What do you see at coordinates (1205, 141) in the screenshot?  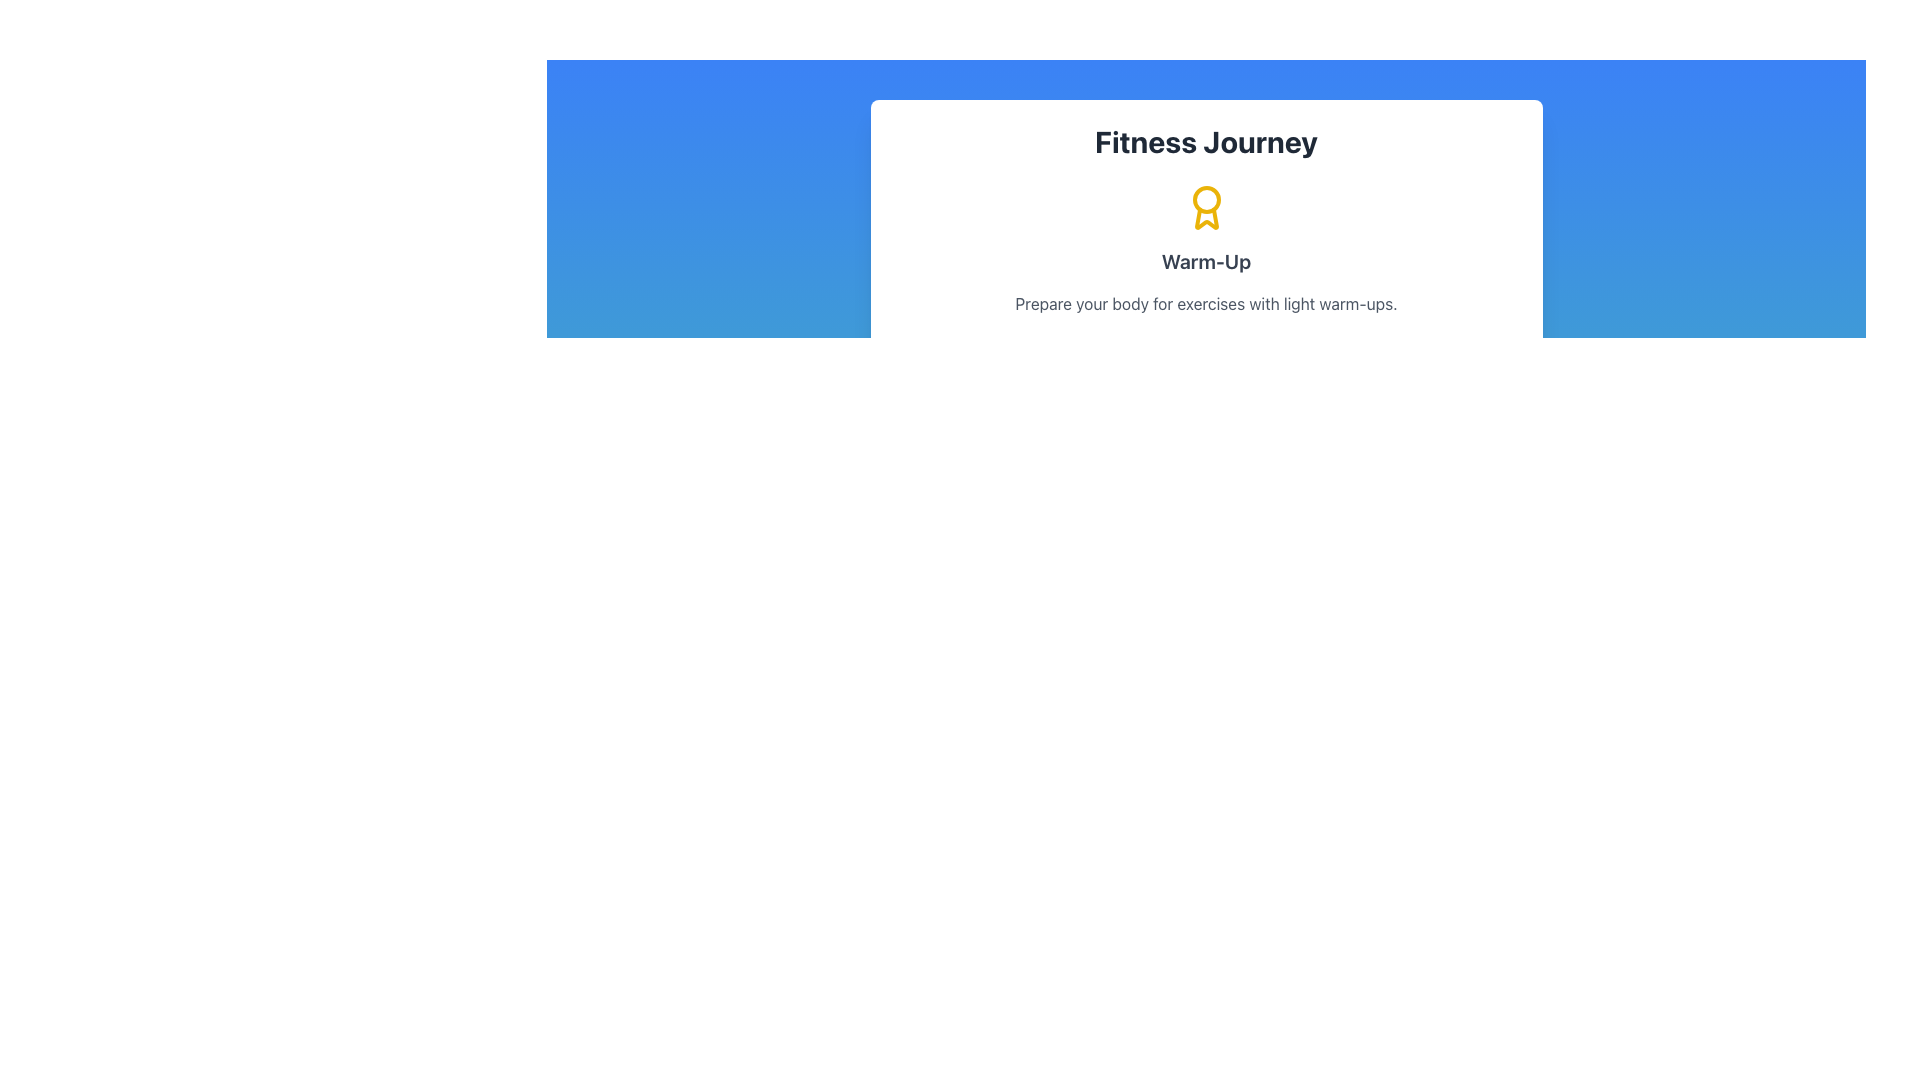 I see `the Text Label that serves as the title 'Fitness Journey', which is centrally aligned at the top of a white rounded section` at bounding box center [1205, 141].